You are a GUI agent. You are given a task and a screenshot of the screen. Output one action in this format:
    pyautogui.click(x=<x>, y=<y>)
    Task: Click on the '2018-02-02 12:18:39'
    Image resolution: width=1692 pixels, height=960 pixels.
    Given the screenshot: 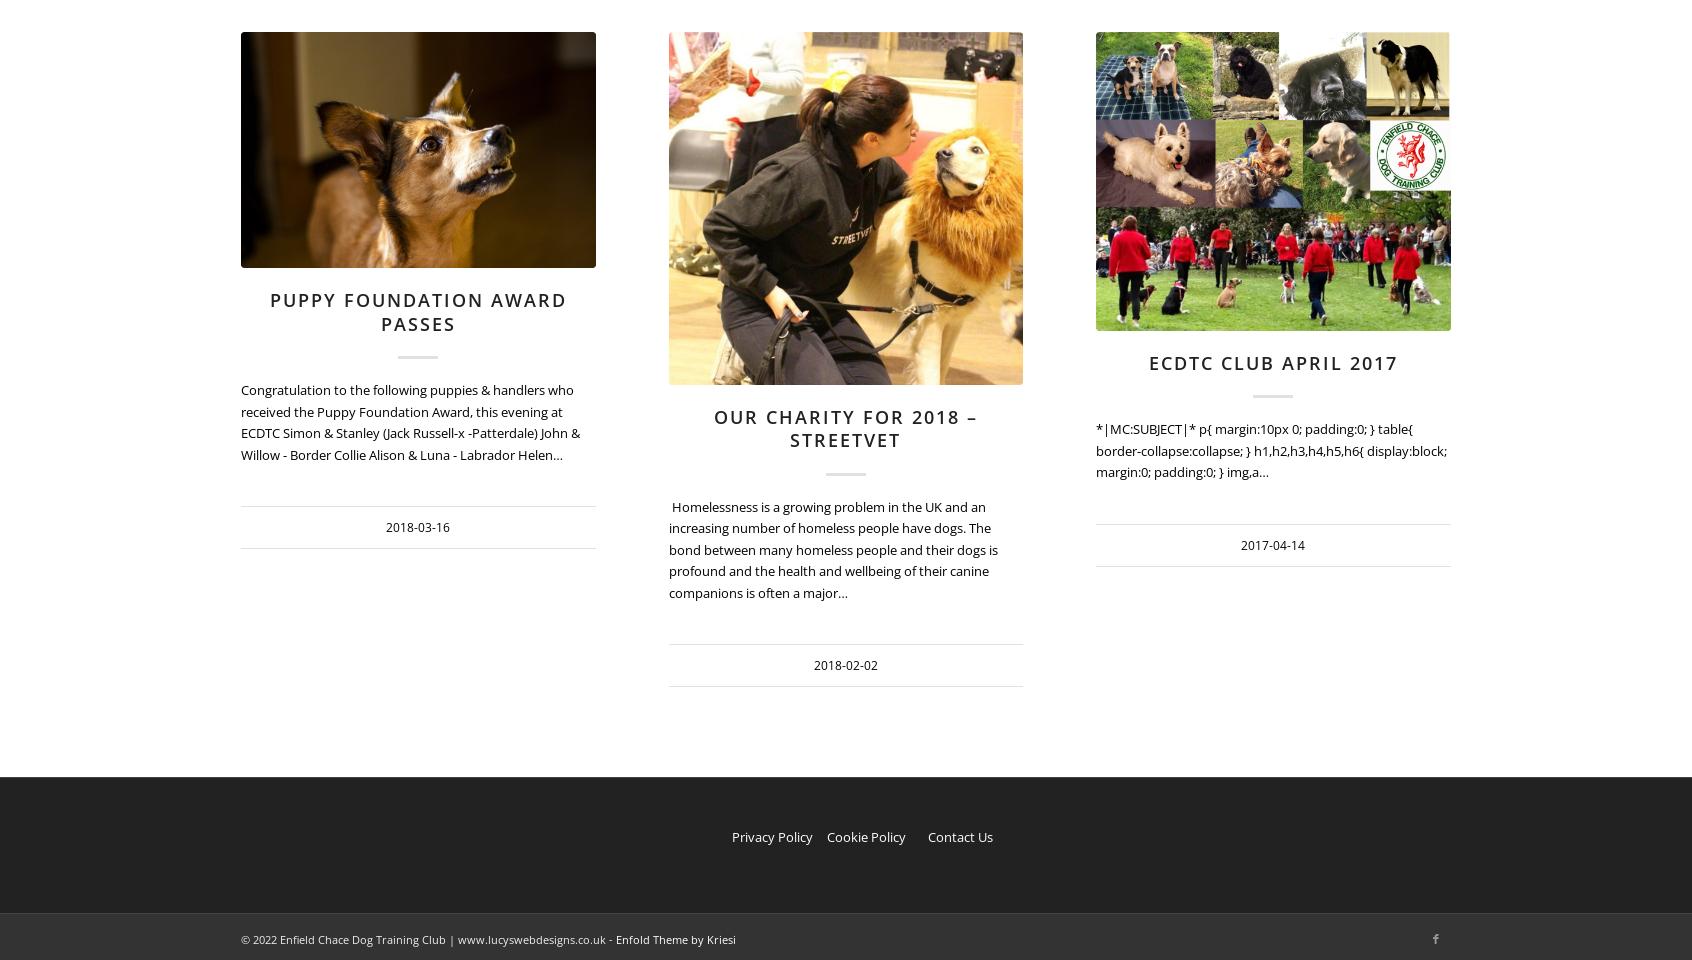 What is the action you would take?
    pyautogui.click(x=1126, y=158)
    